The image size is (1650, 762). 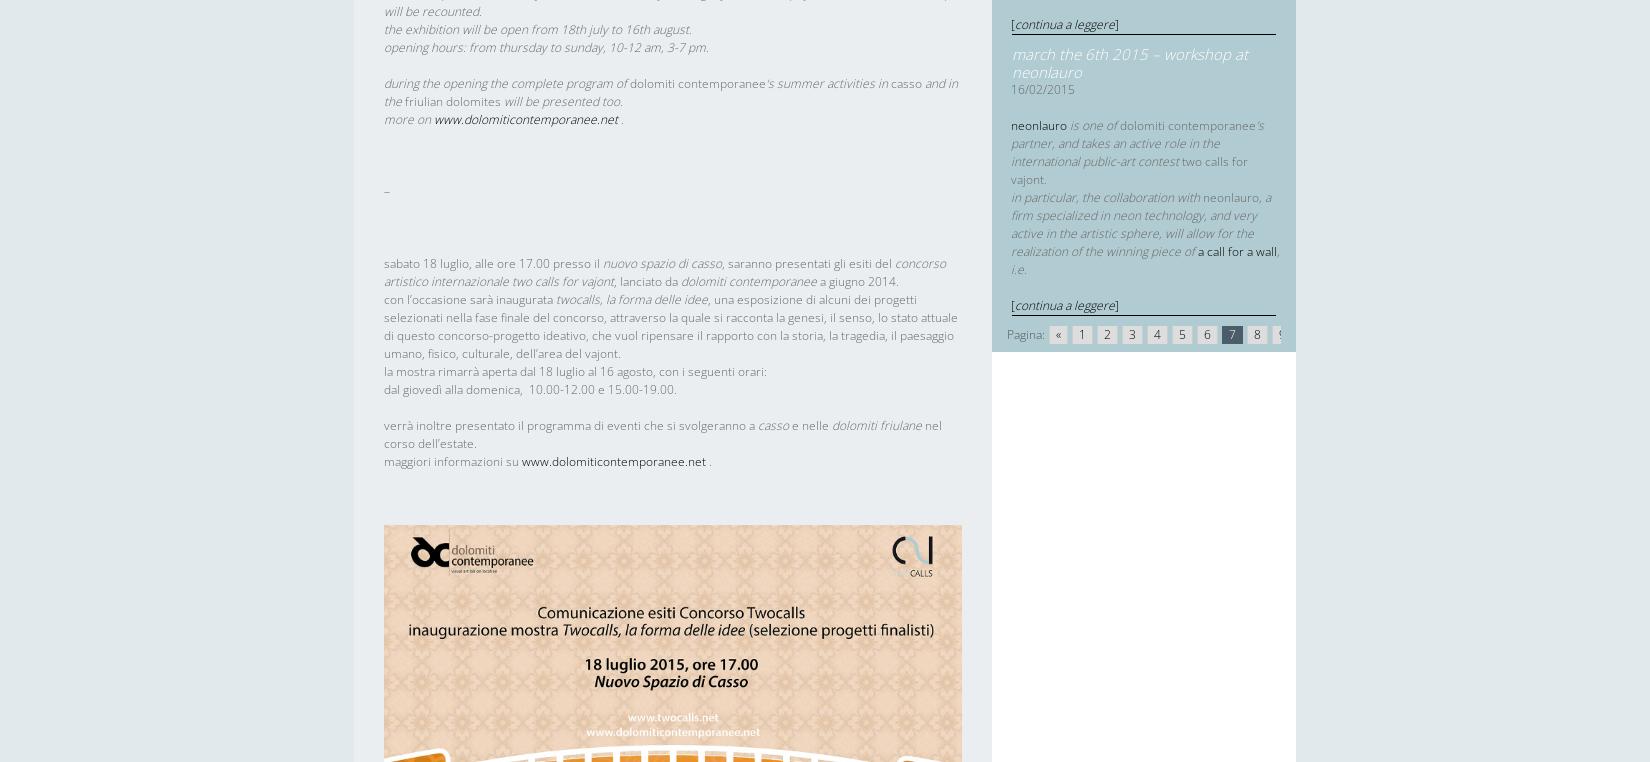 What do you see at coordinates (661, 433) in the screenshot?
I see `'nel corso dell’estate.'` at bounding box center [661, 433].